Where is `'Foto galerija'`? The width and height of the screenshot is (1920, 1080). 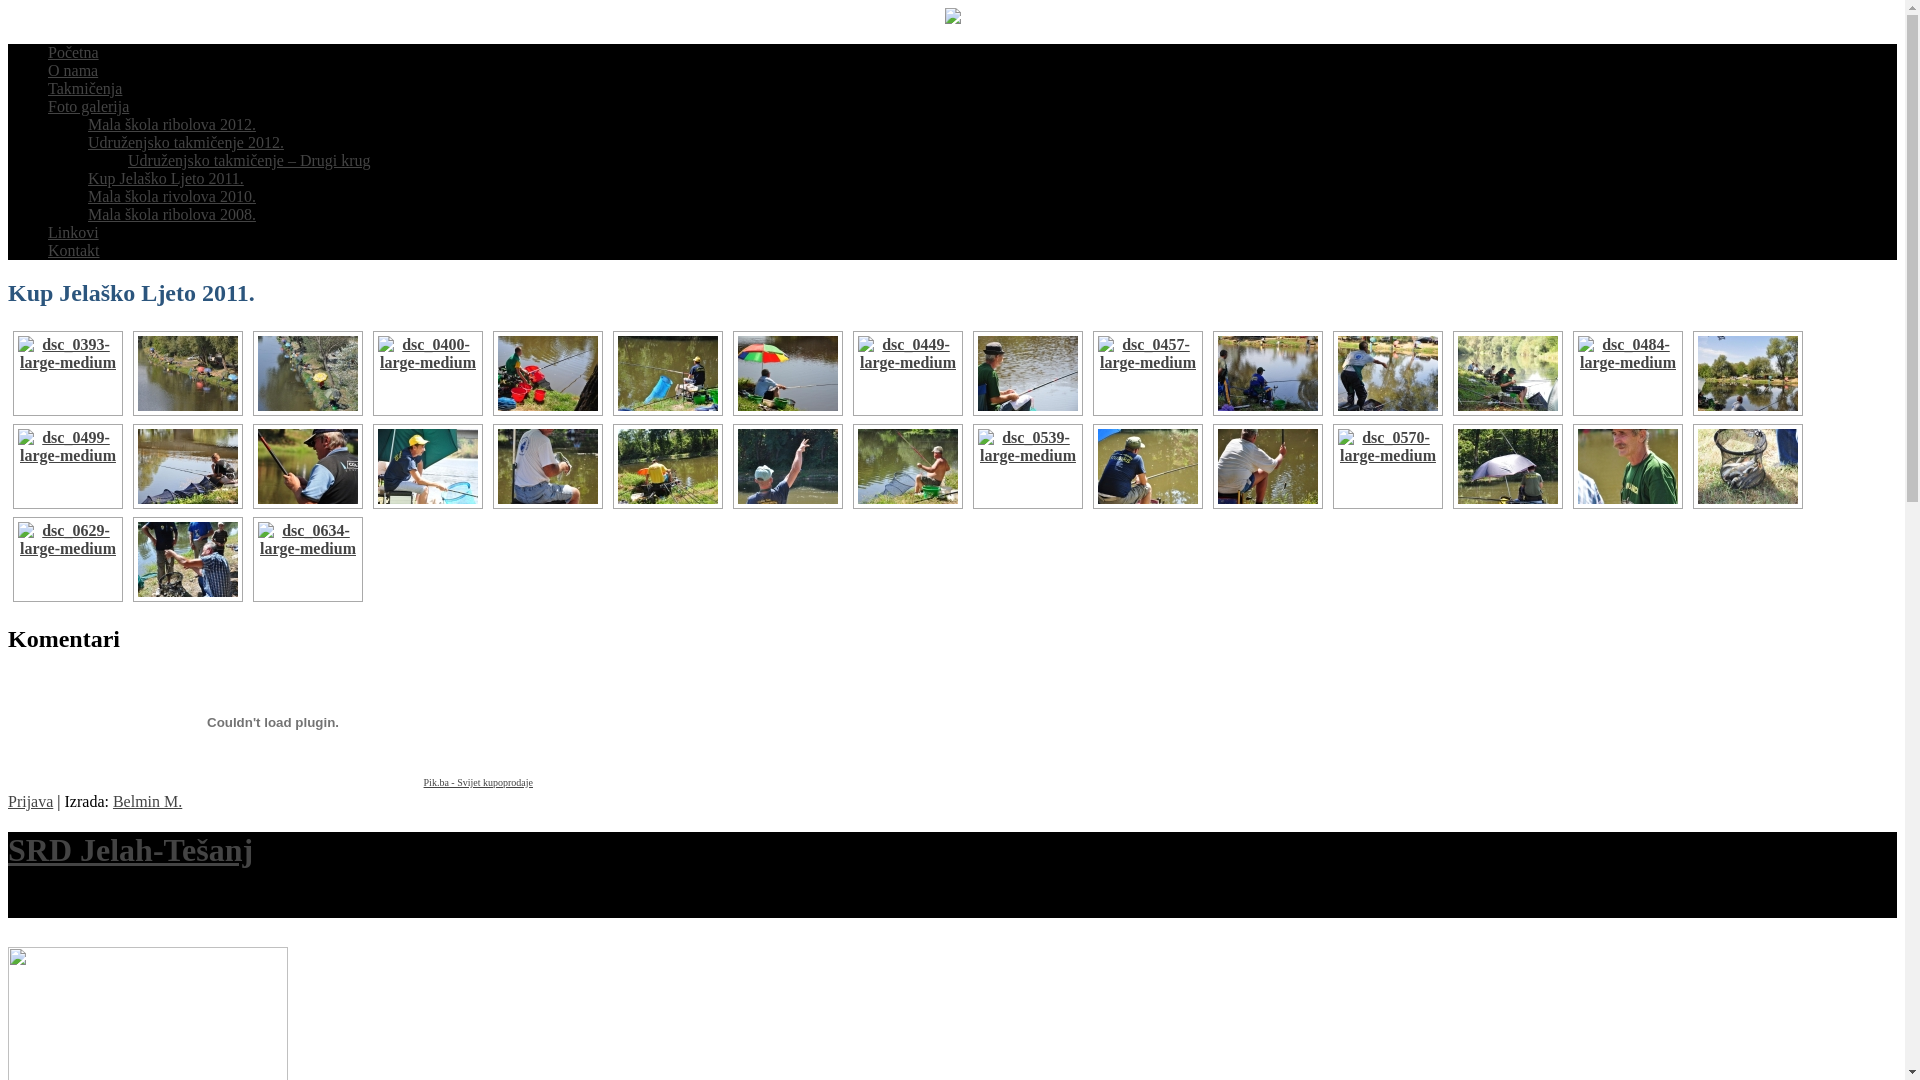 'Foto galerija' is located at coordinates (87, 106).